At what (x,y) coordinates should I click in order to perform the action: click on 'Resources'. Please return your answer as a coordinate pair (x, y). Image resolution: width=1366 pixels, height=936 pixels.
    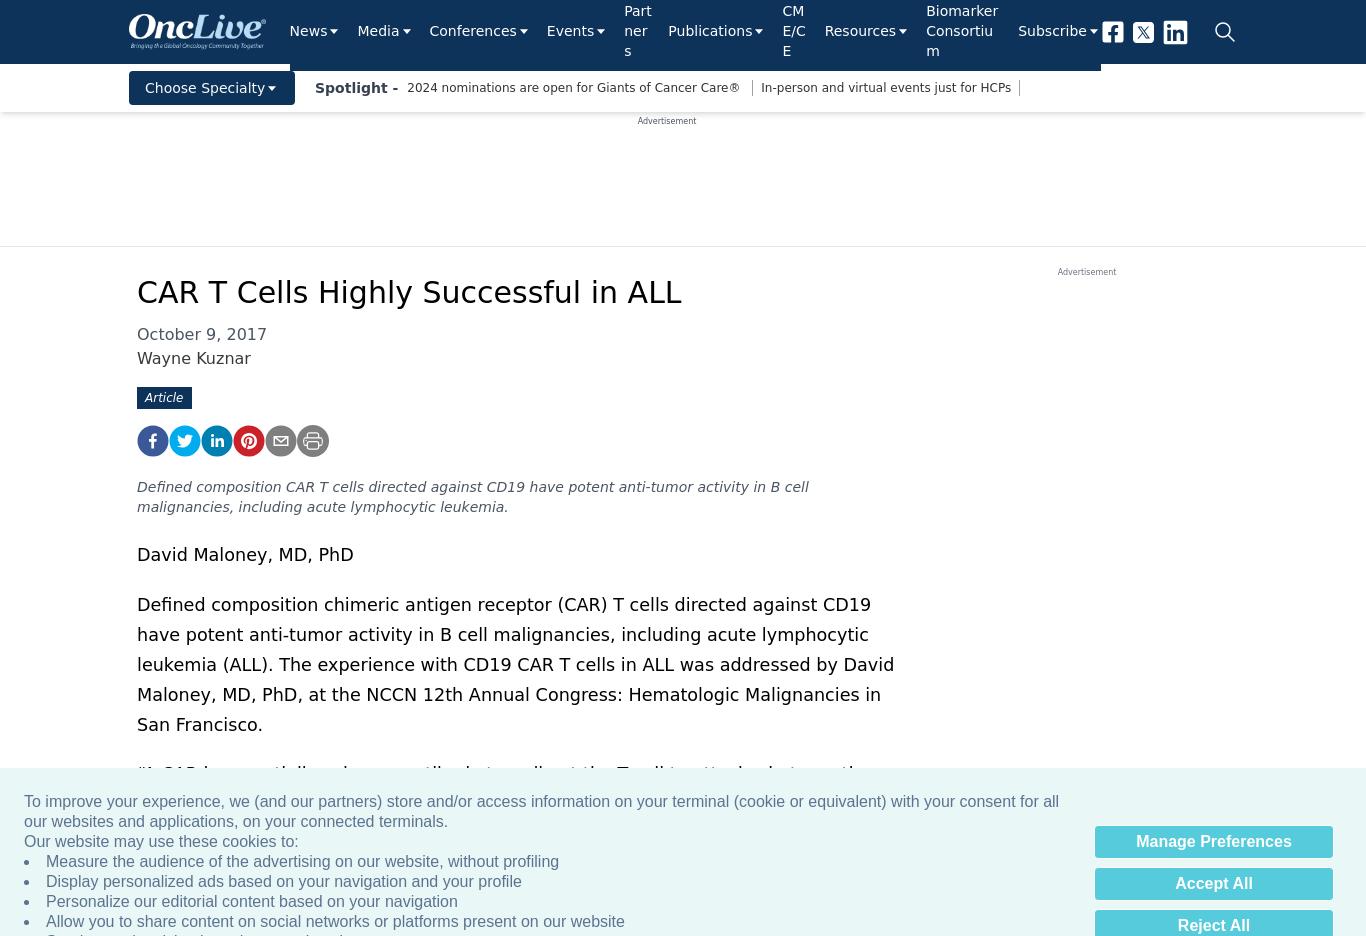
    Looking at the image, I should click on (822, 29).